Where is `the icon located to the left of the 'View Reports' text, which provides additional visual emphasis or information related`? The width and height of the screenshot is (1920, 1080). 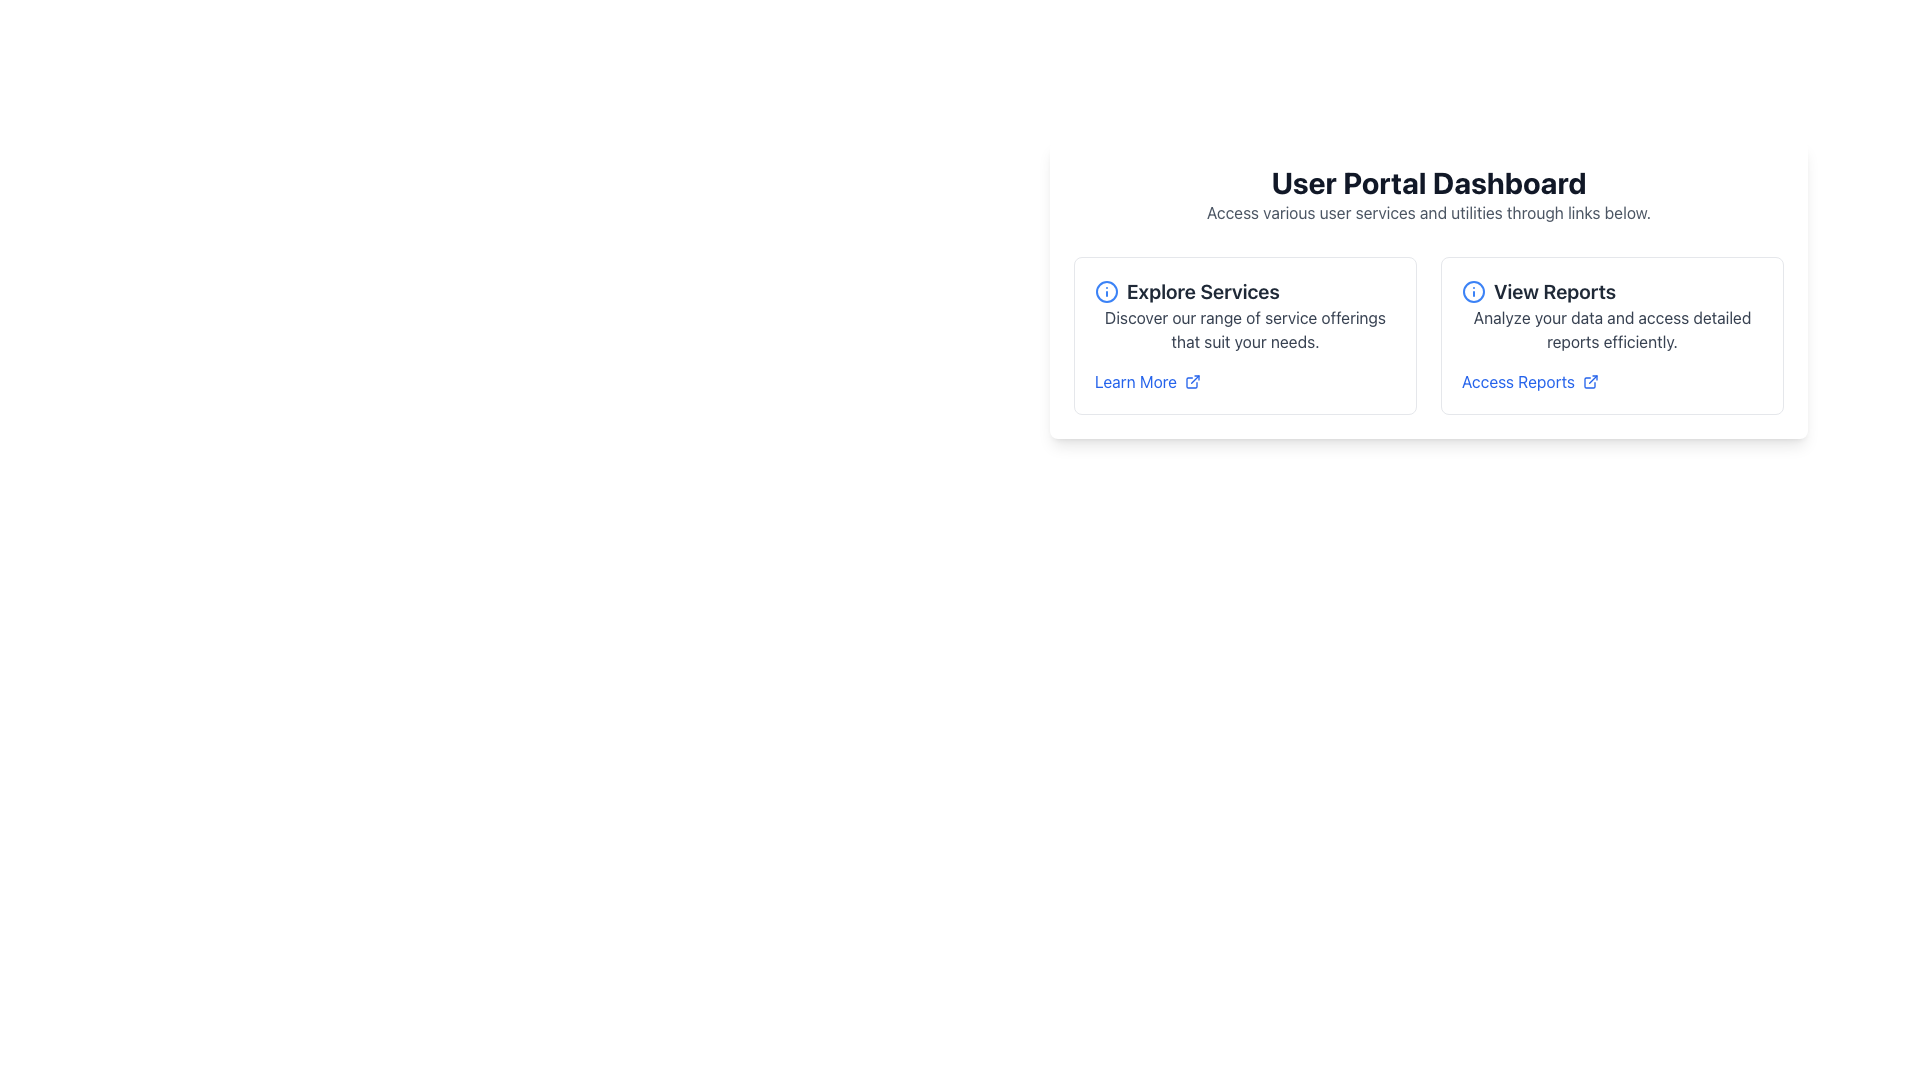
the icon located to the left of the 'View Reports' text, which provides additional visual emphasis or information related is located at coordinates (1473, 292).